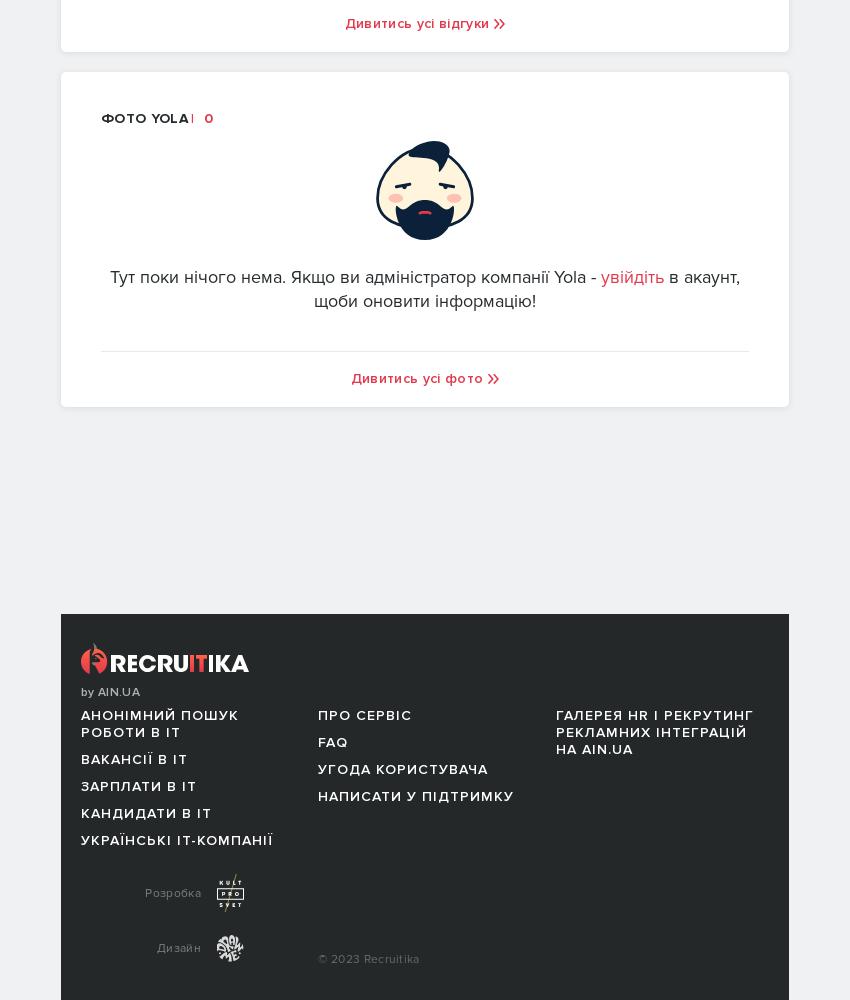 The height and width of the screenshot is (1000, 850). Describe the element at coordinates (526, 288) in the screenshot. I see `'в акаунт,
          щоби оновити інформацію!'` at that location.